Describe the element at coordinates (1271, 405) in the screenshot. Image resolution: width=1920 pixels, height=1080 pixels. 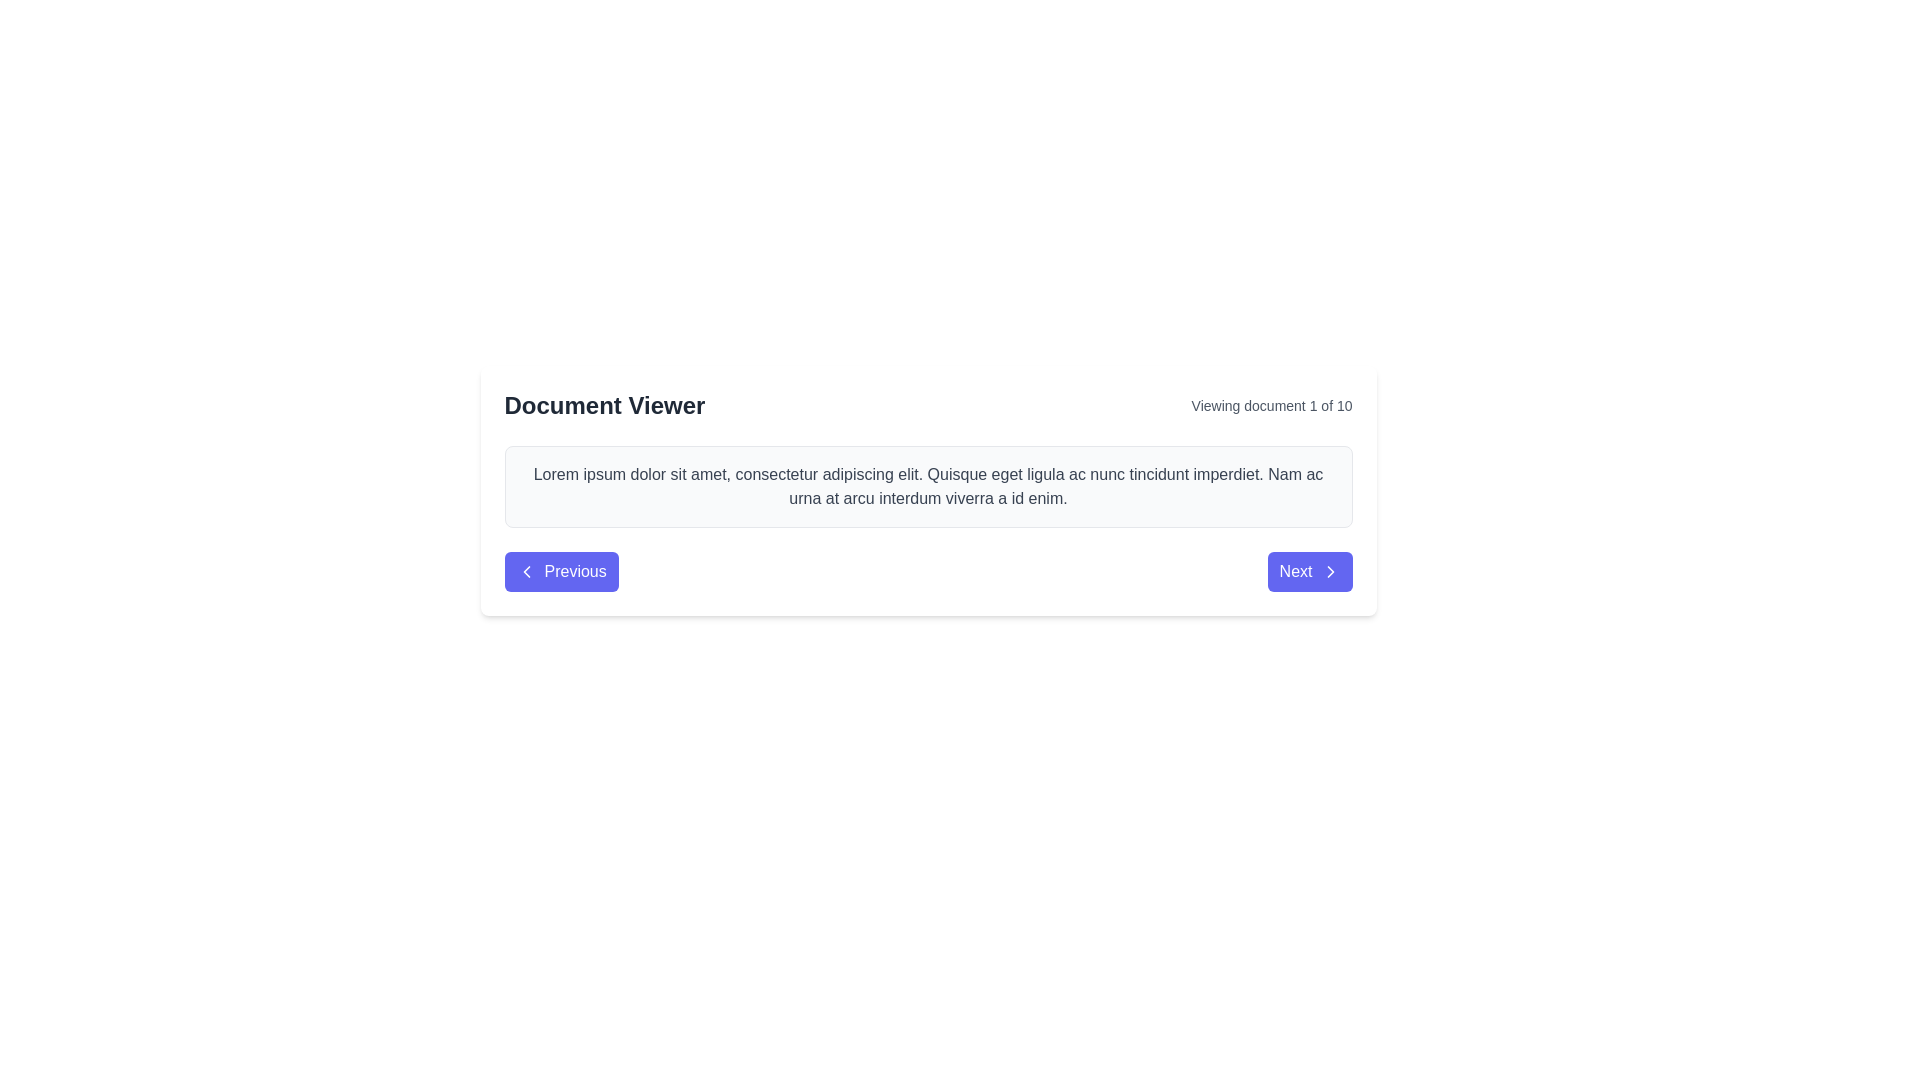
I see `the small gray text label displaying 'Viewing document 1 of 10.'` at that location.